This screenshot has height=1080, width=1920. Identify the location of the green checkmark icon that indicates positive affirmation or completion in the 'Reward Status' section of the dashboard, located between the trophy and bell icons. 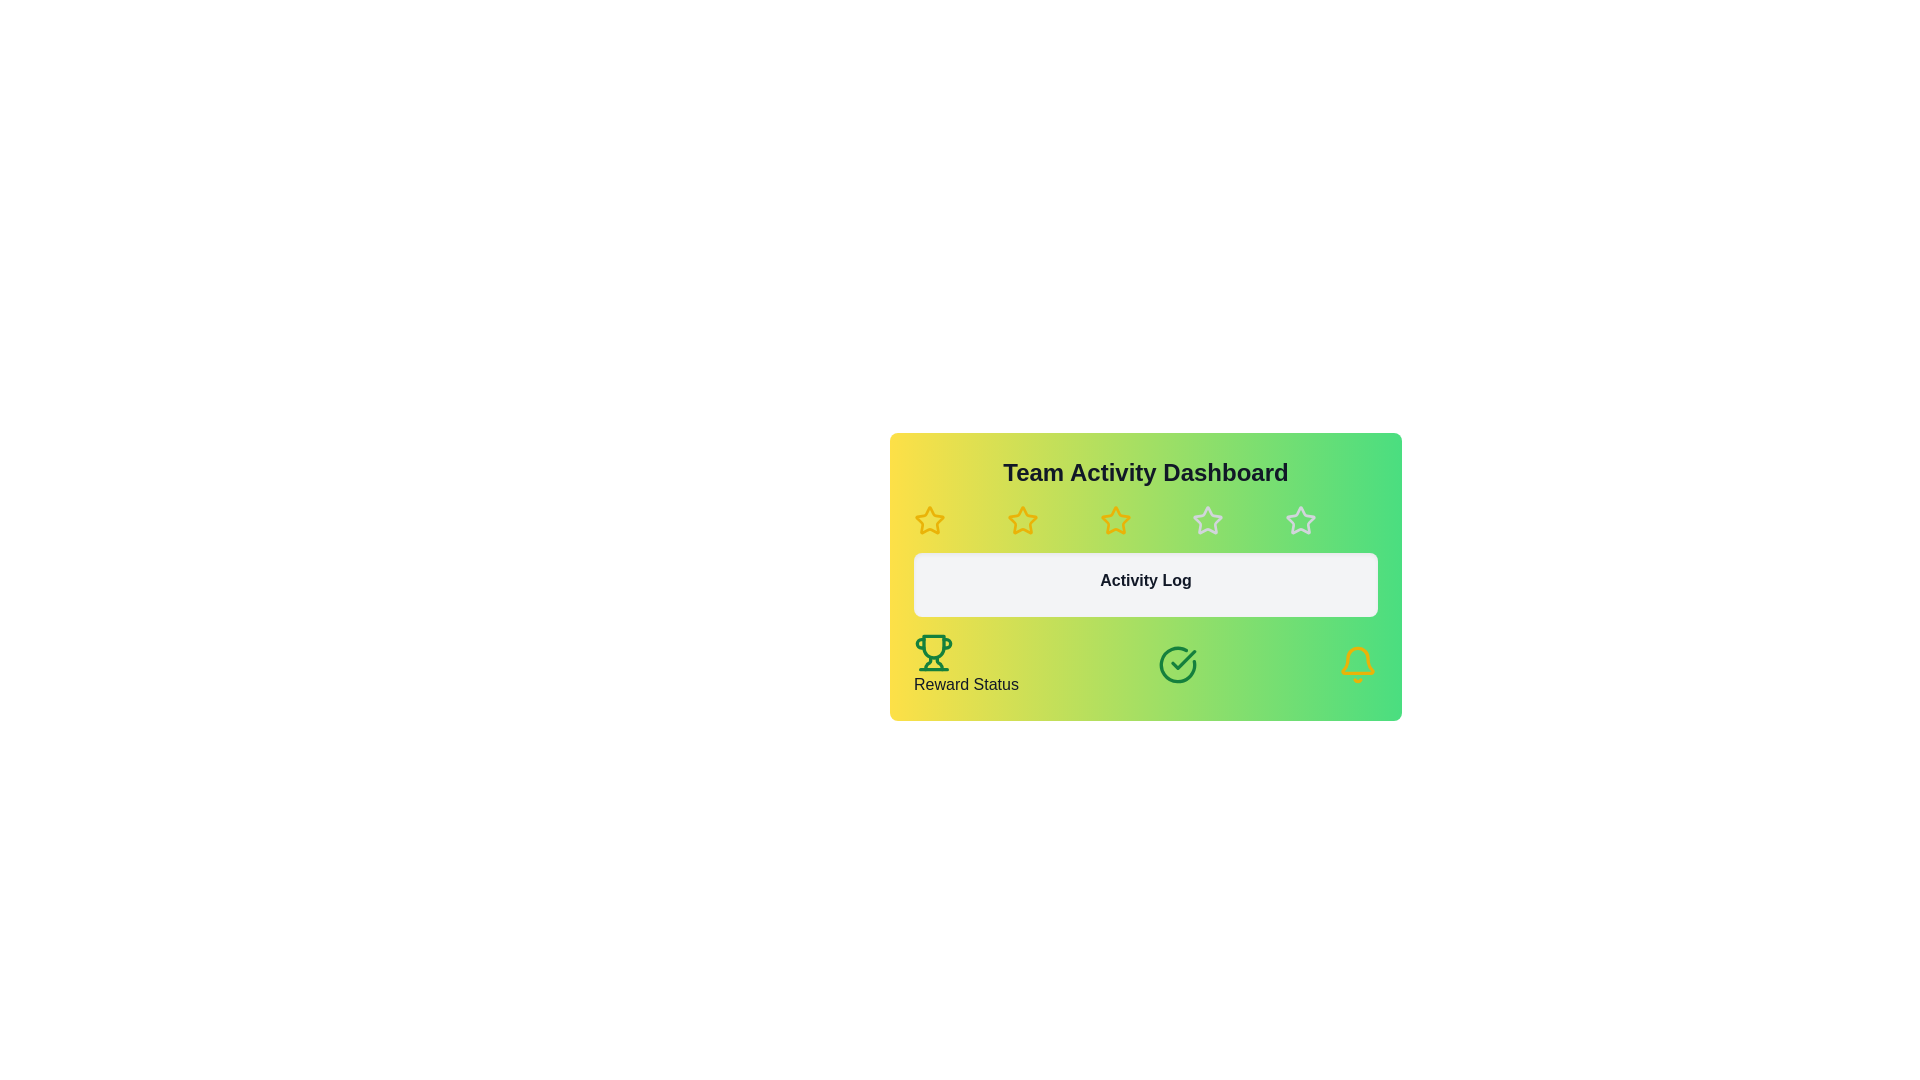
(1178, 664).